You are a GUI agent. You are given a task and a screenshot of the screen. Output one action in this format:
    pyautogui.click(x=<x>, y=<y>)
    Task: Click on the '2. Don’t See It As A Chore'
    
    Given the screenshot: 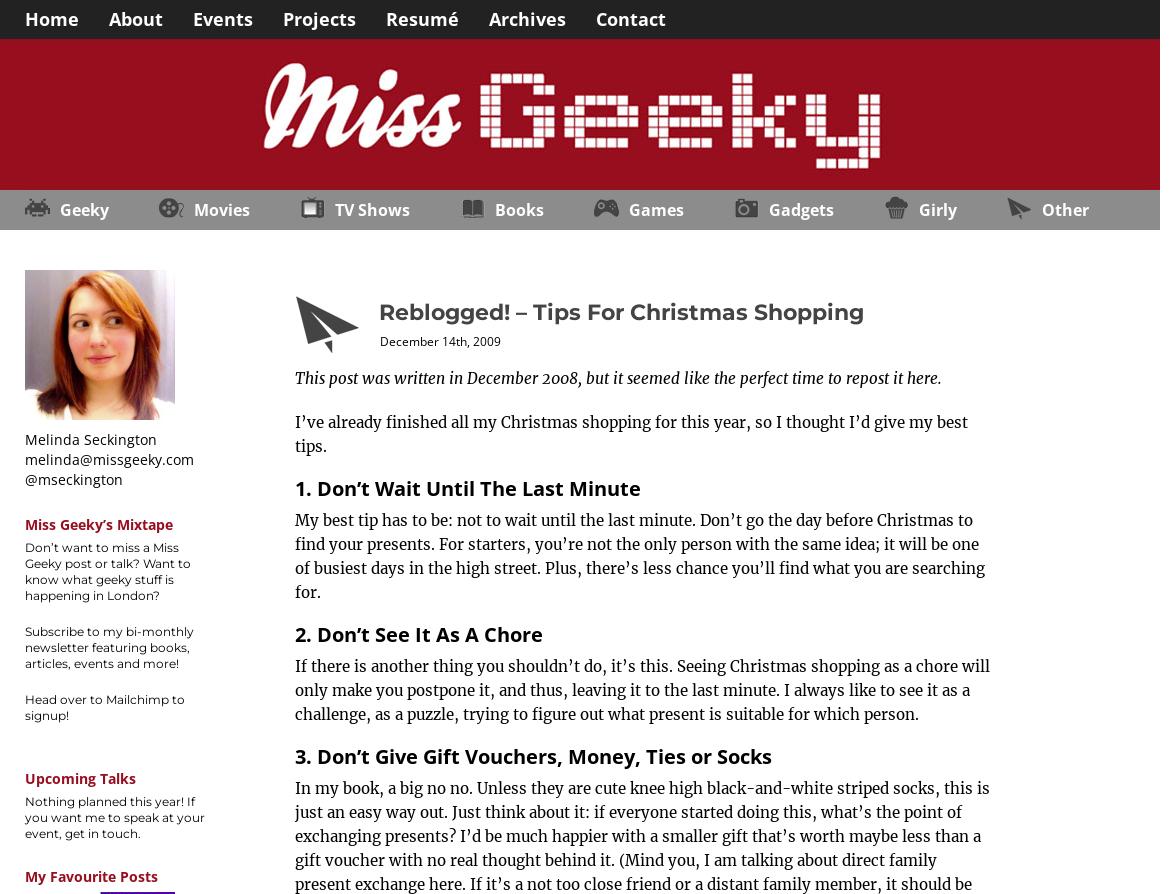 What is the action you would take?
    pyautogui.click(x=418, y=634)
    